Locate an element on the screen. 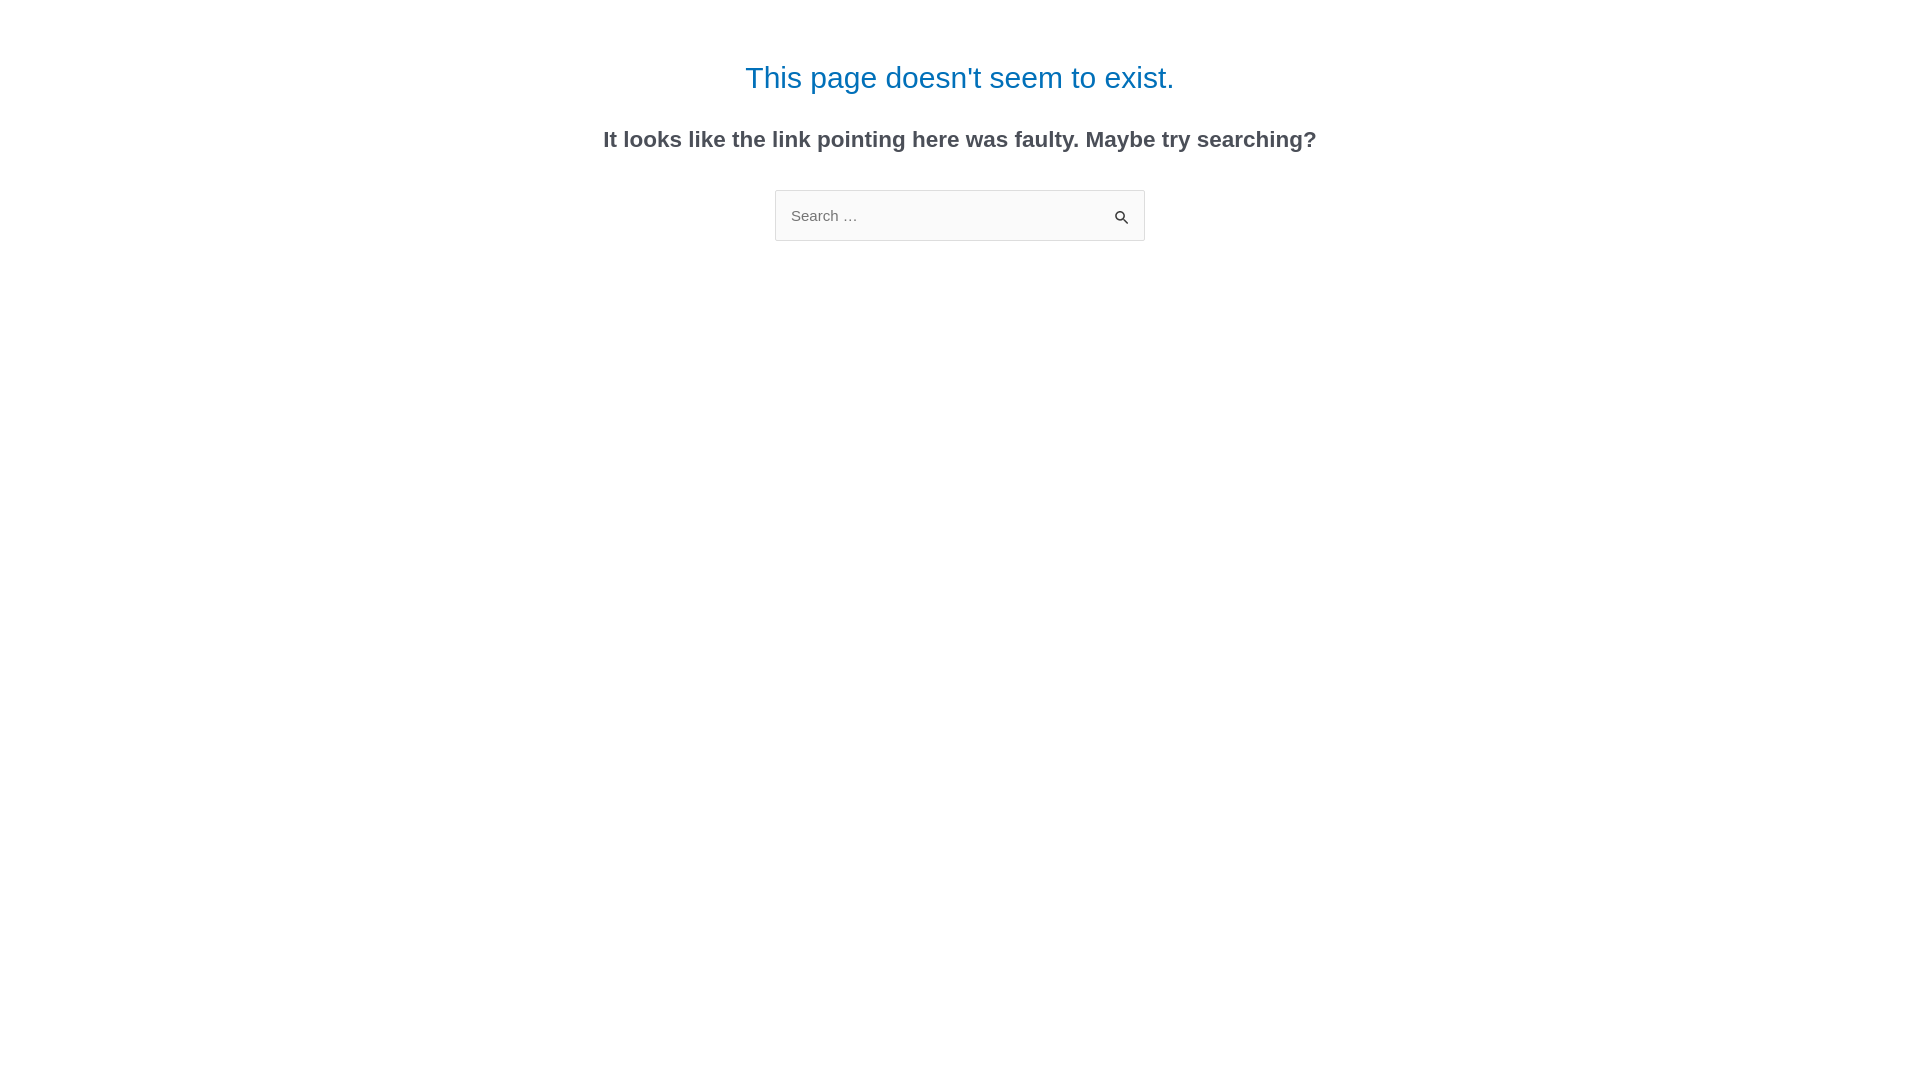 The width and height of the screenshot is (1920, 1080). 'Search' is located at coordinates (1122, 210).